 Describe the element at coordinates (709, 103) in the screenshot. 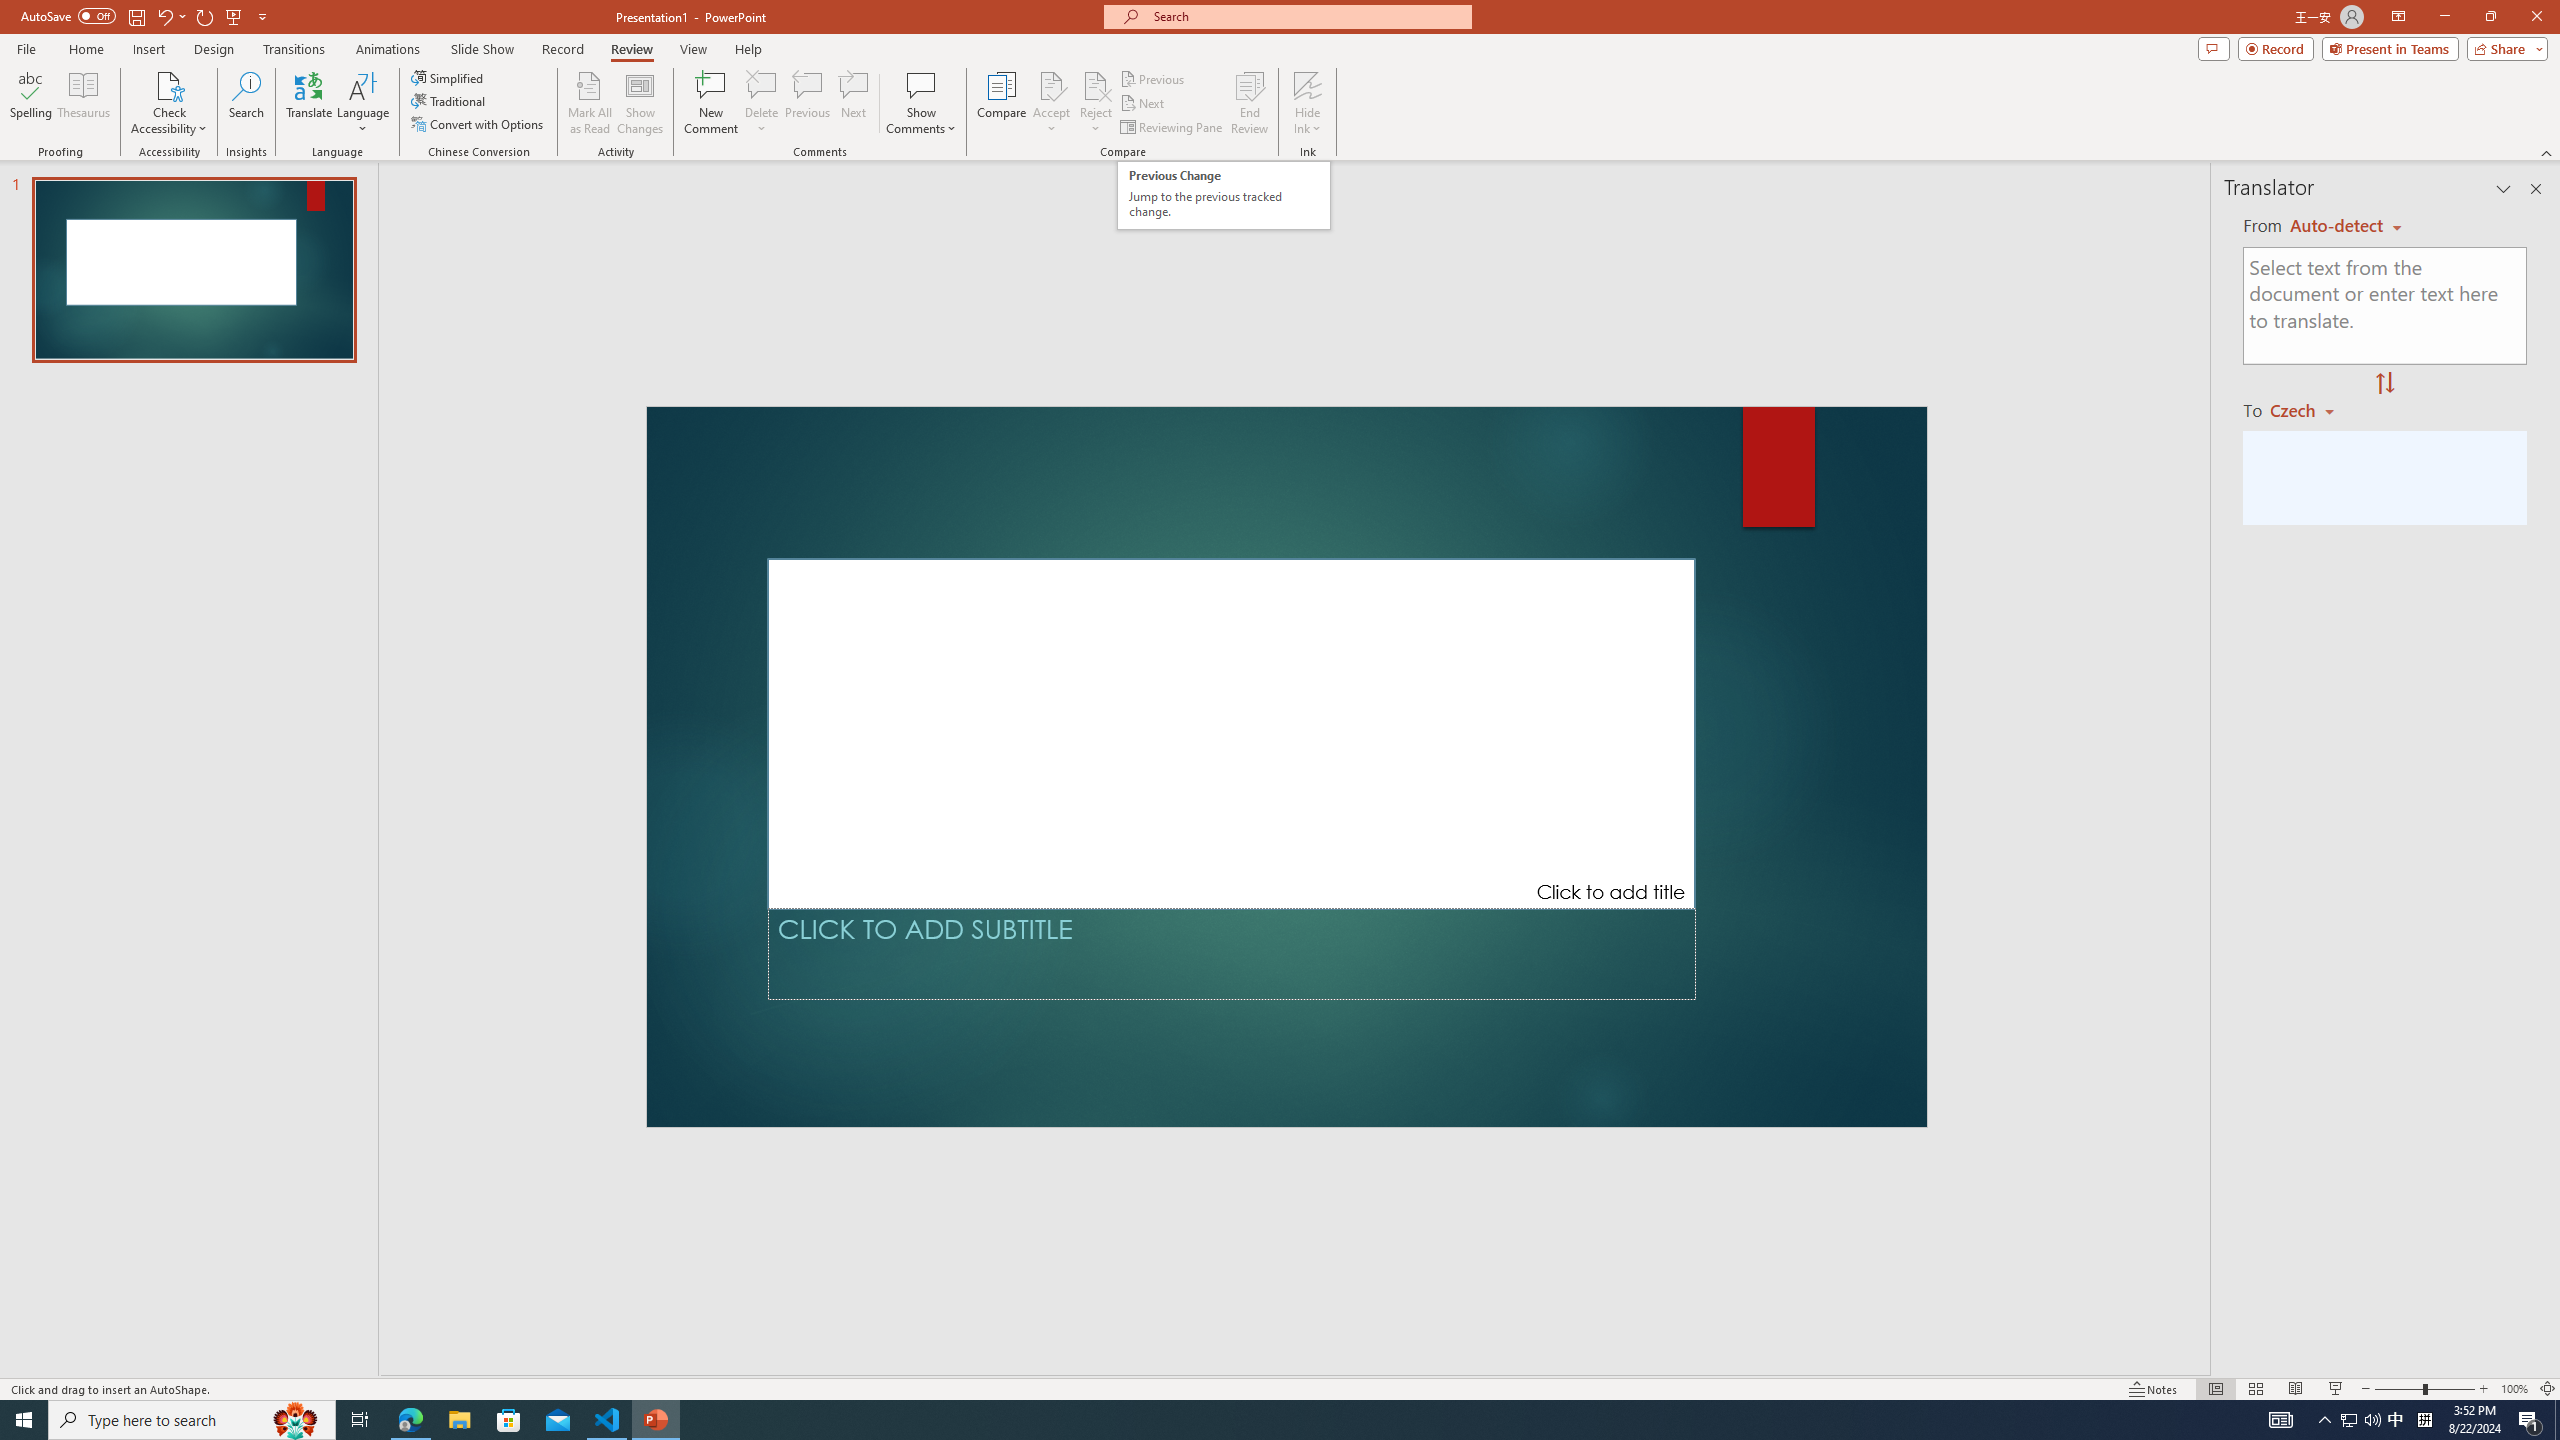

I see `'New Comment'` at that location.